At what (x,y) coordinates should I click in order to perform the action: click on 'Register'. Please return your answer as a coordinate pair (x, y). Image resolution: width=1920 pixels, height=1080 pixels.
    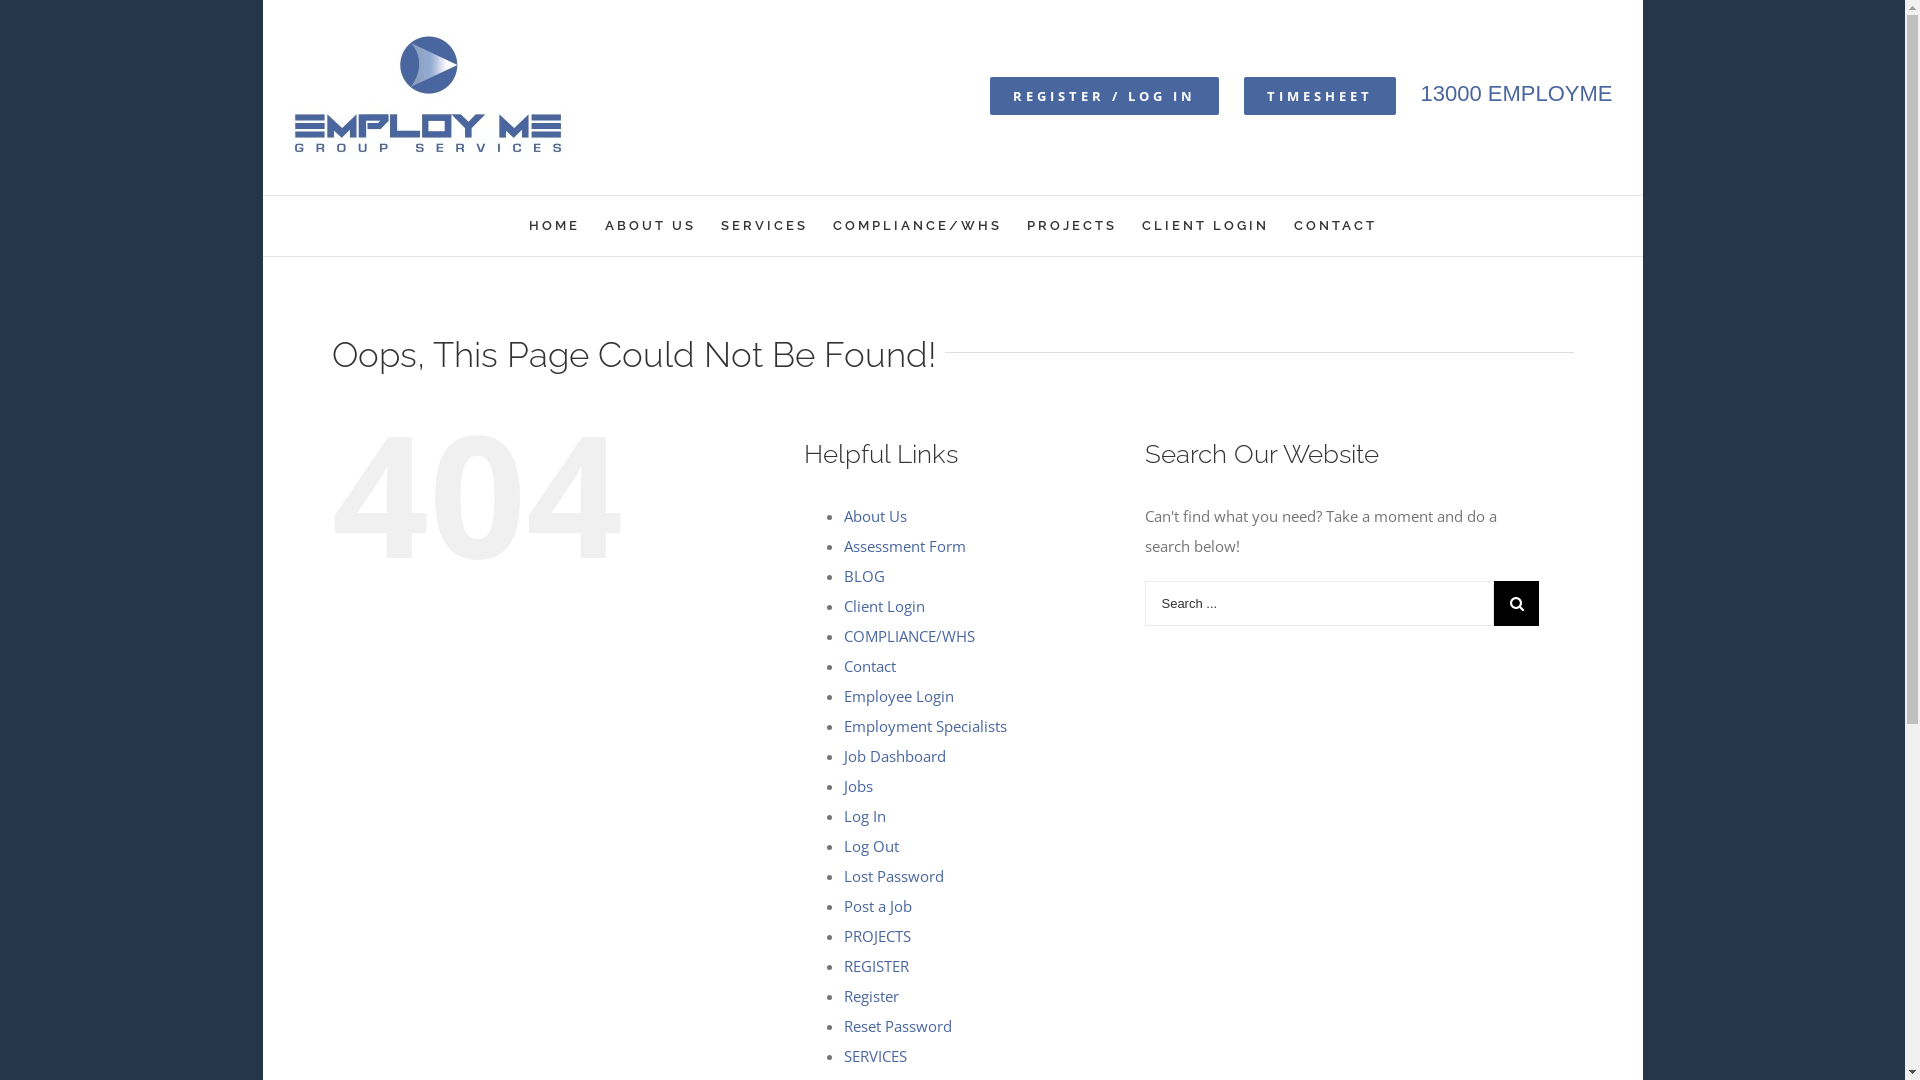
    Looking at the image, I should click on (871, 995).